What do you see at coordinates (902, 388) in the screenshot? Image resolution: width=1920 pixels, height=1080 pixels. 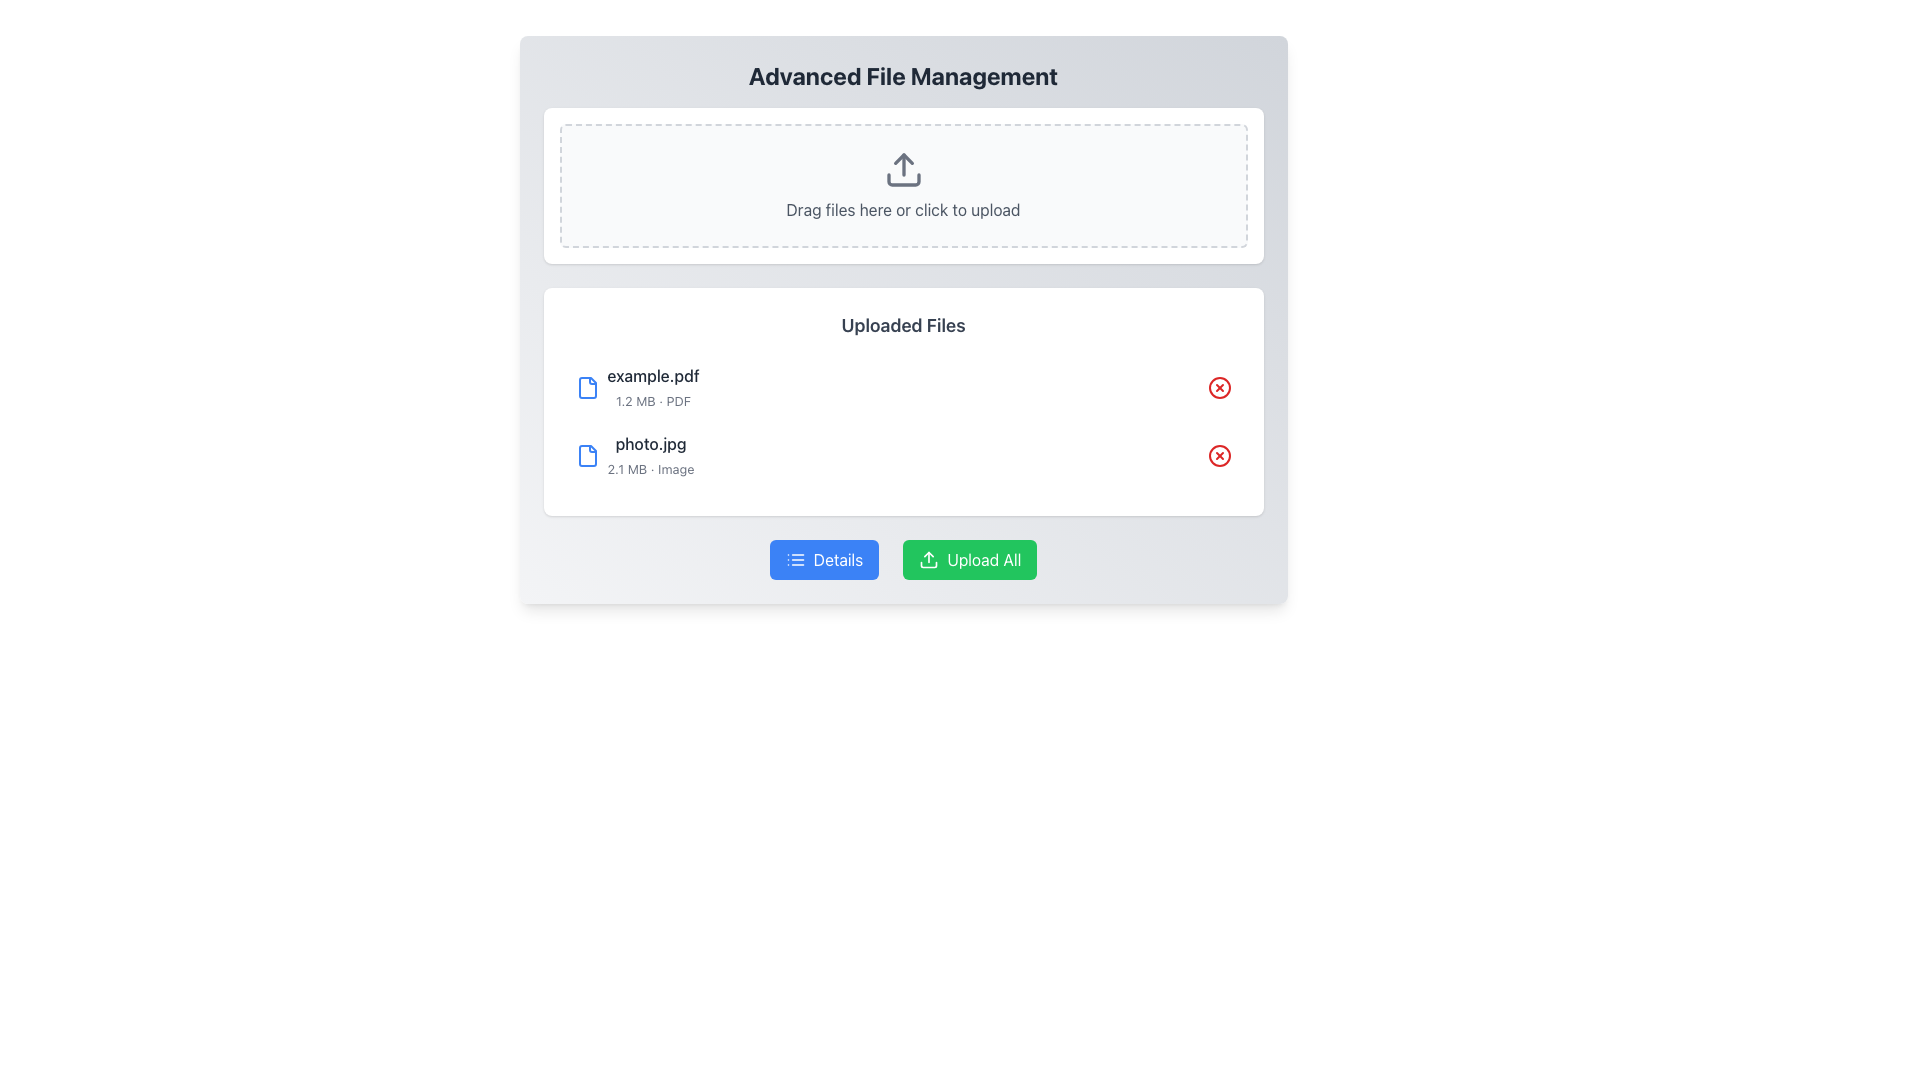 I see `the delete button of the first uploaded file entry in the 'Uploaded Files' section` at bounding box center [902, 388].